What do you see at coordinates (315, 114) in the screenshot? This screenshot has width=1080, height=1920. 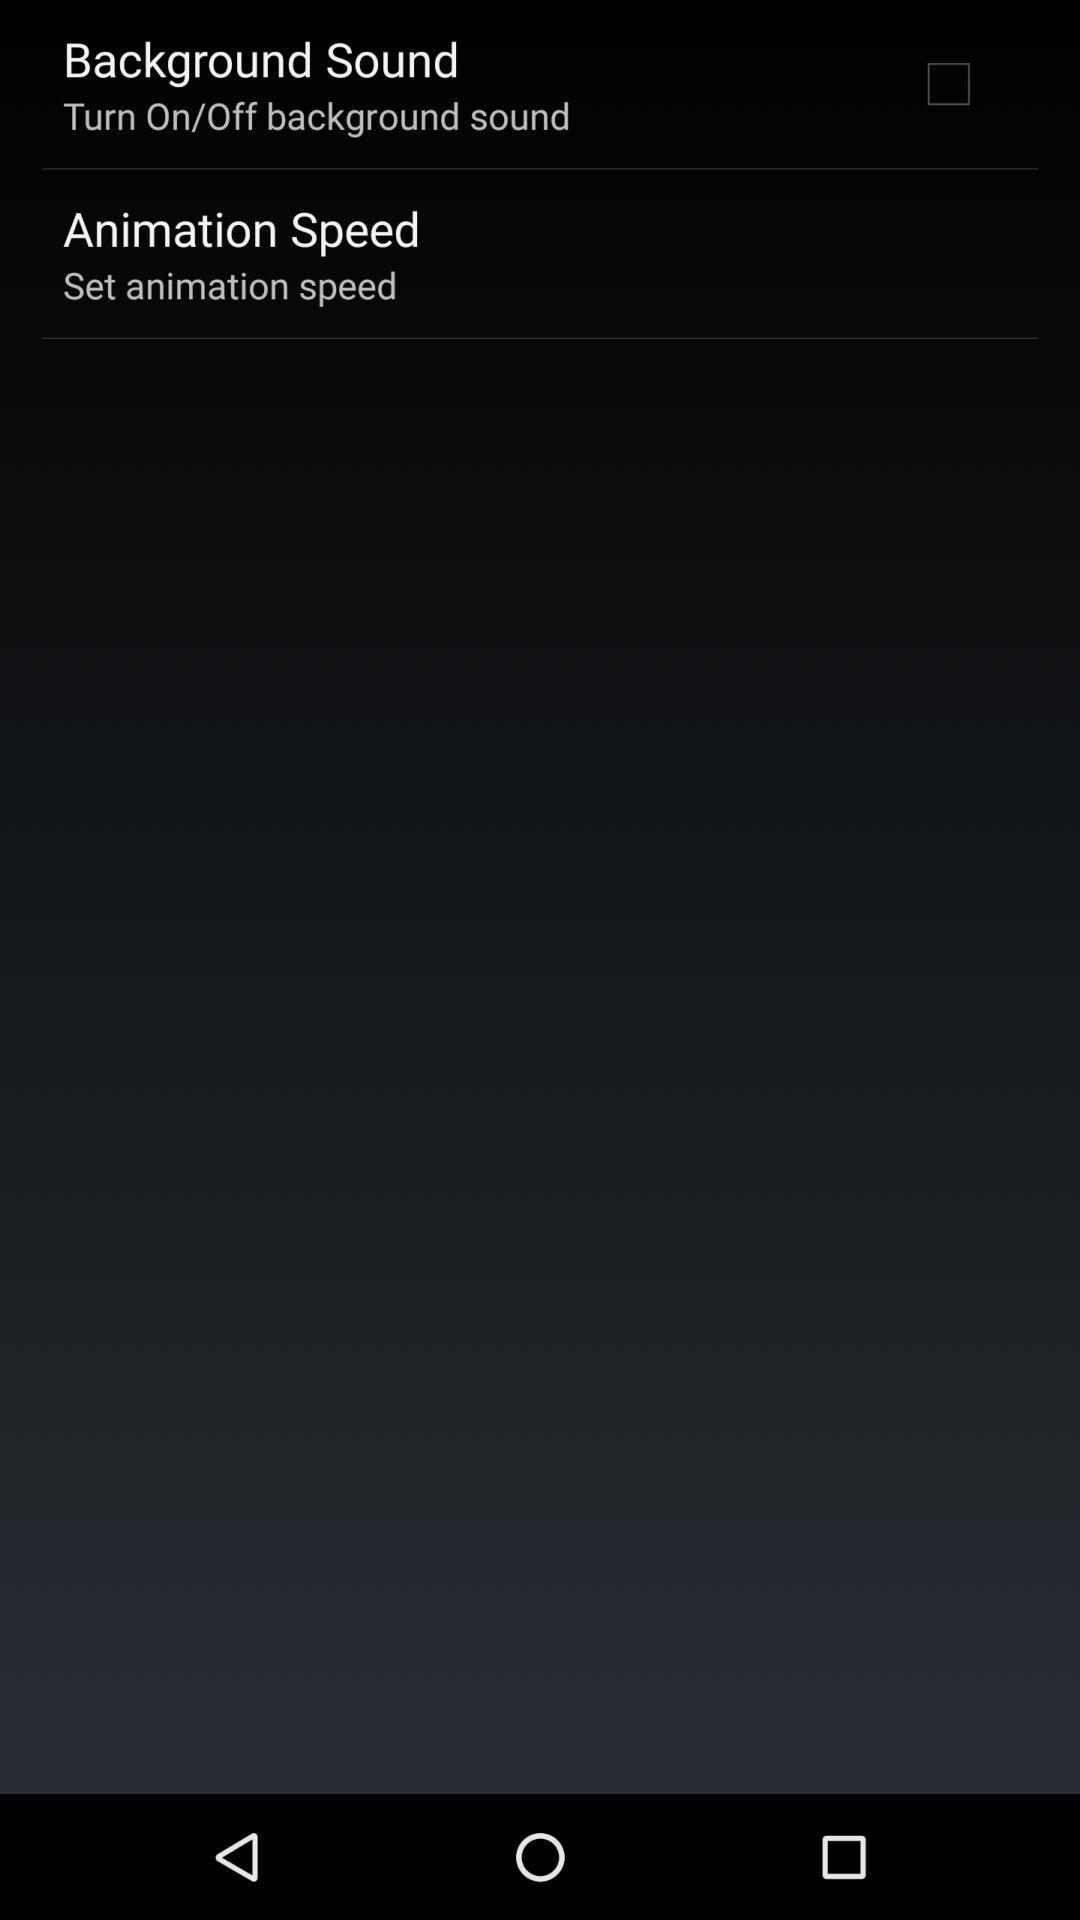 I see `the icon below background sound item` at bounding box center [315, 114].